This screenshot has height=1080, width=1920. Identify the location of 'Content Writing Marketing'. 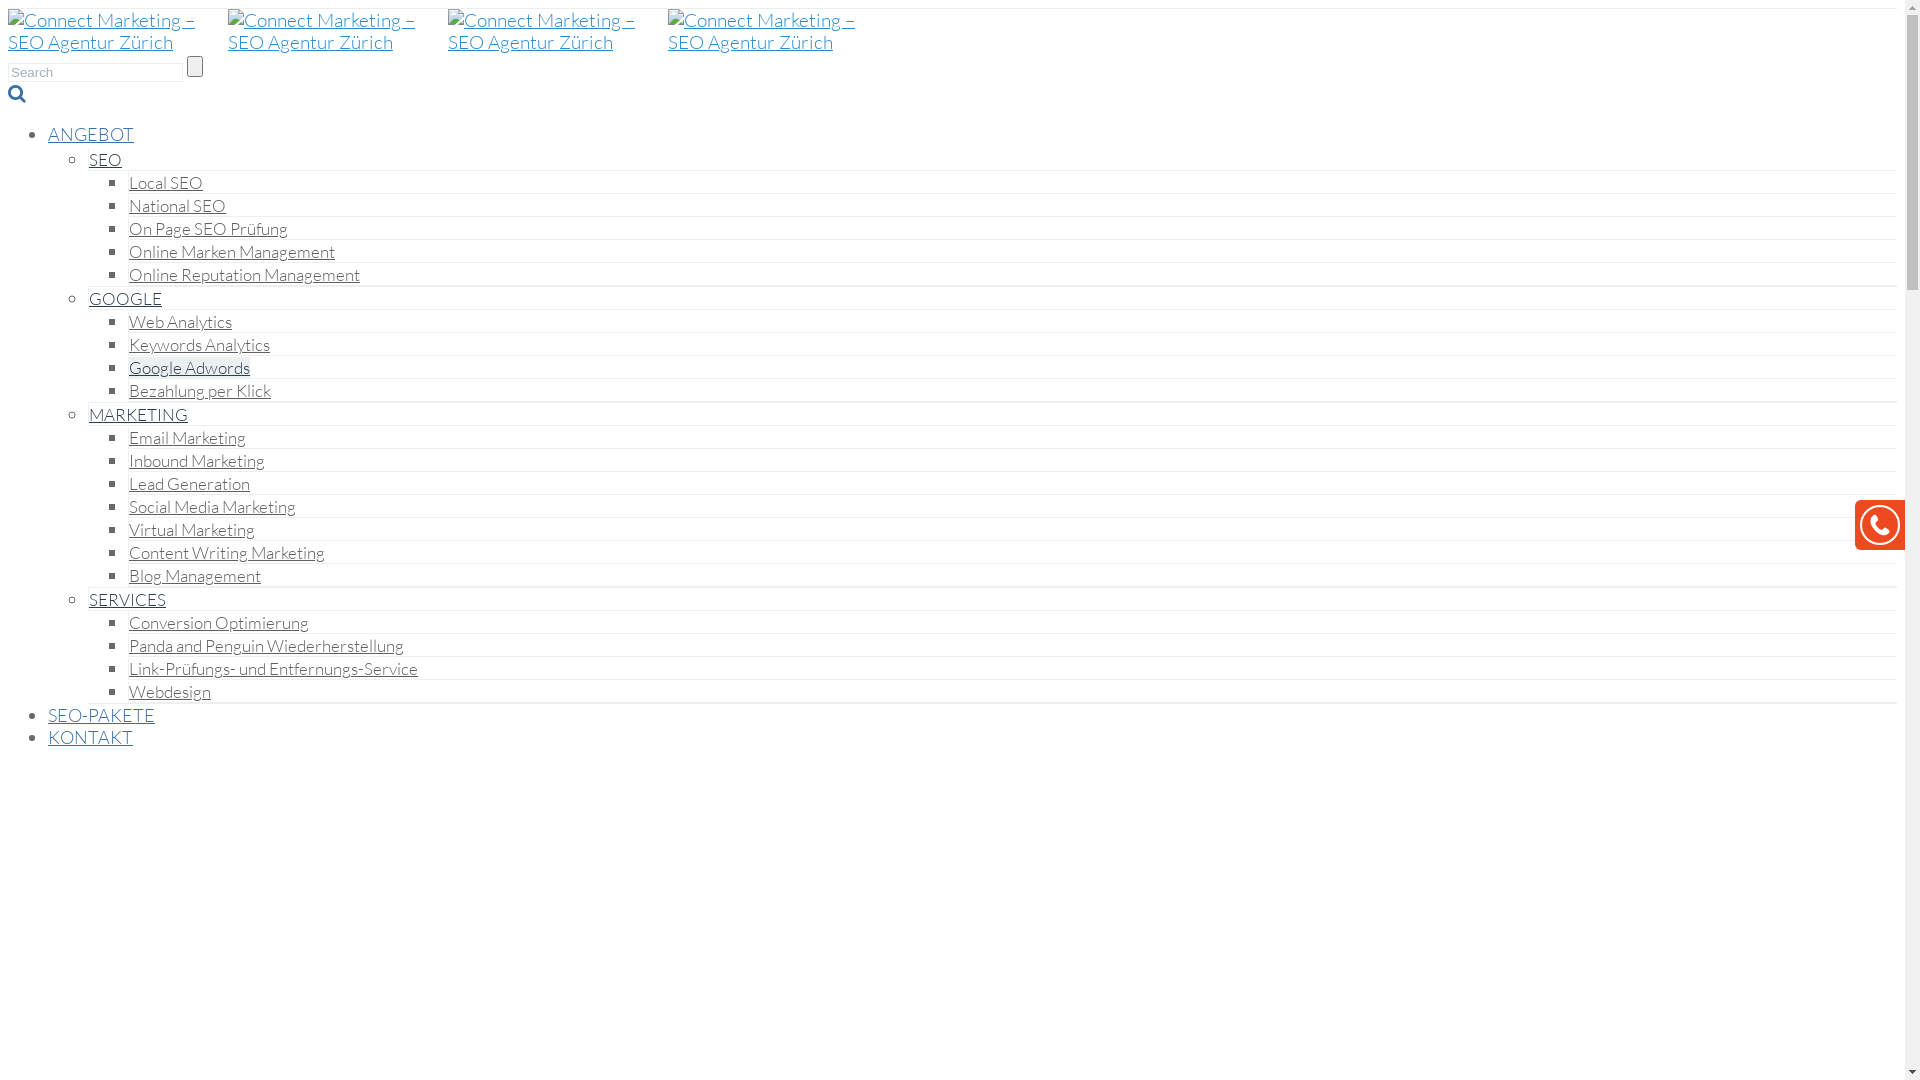
(226, 552).